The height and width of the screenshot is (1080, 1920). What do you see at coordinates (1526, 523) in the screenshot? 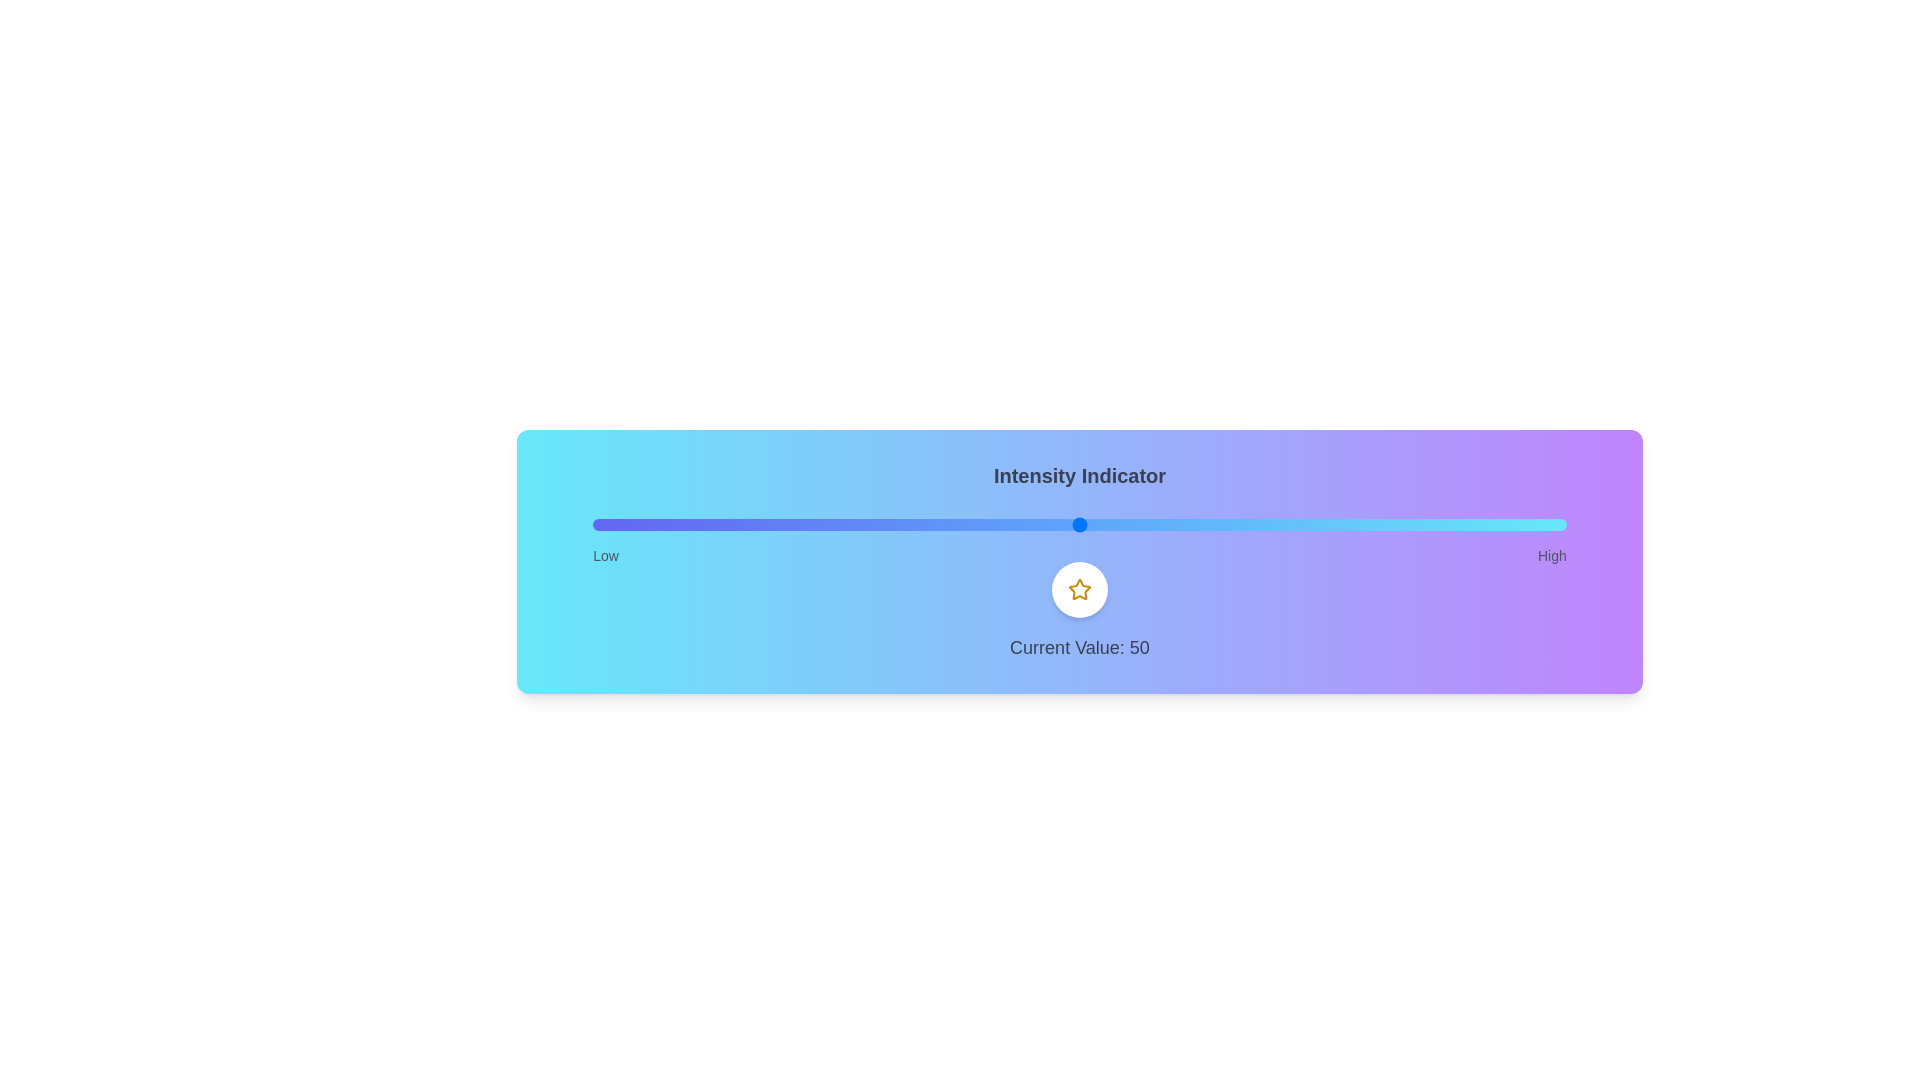
I see `the slider to a specific value, 96, to observe the icon's behavior` at bounding box center [1526, 523].